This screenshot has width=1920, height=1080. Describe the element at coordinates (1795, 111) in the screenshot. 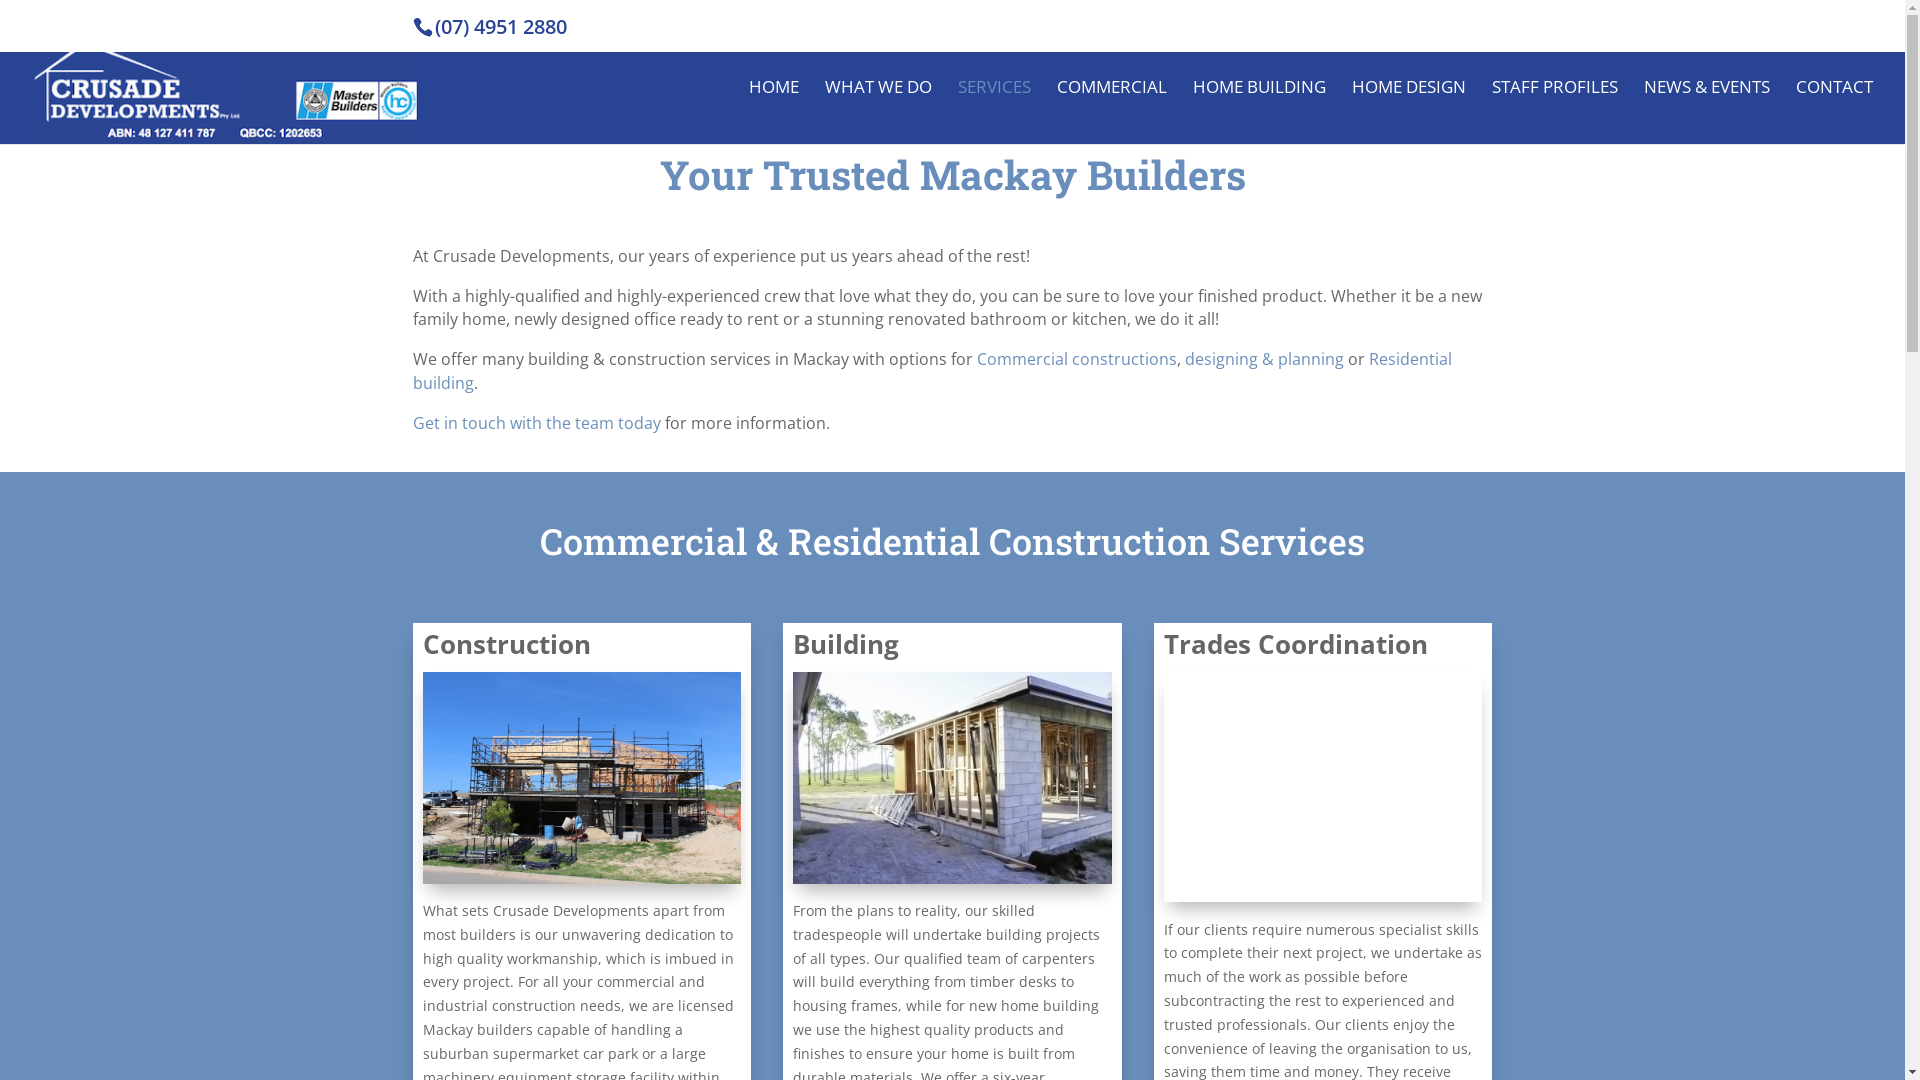

I see `'CONTACT'` at that location.